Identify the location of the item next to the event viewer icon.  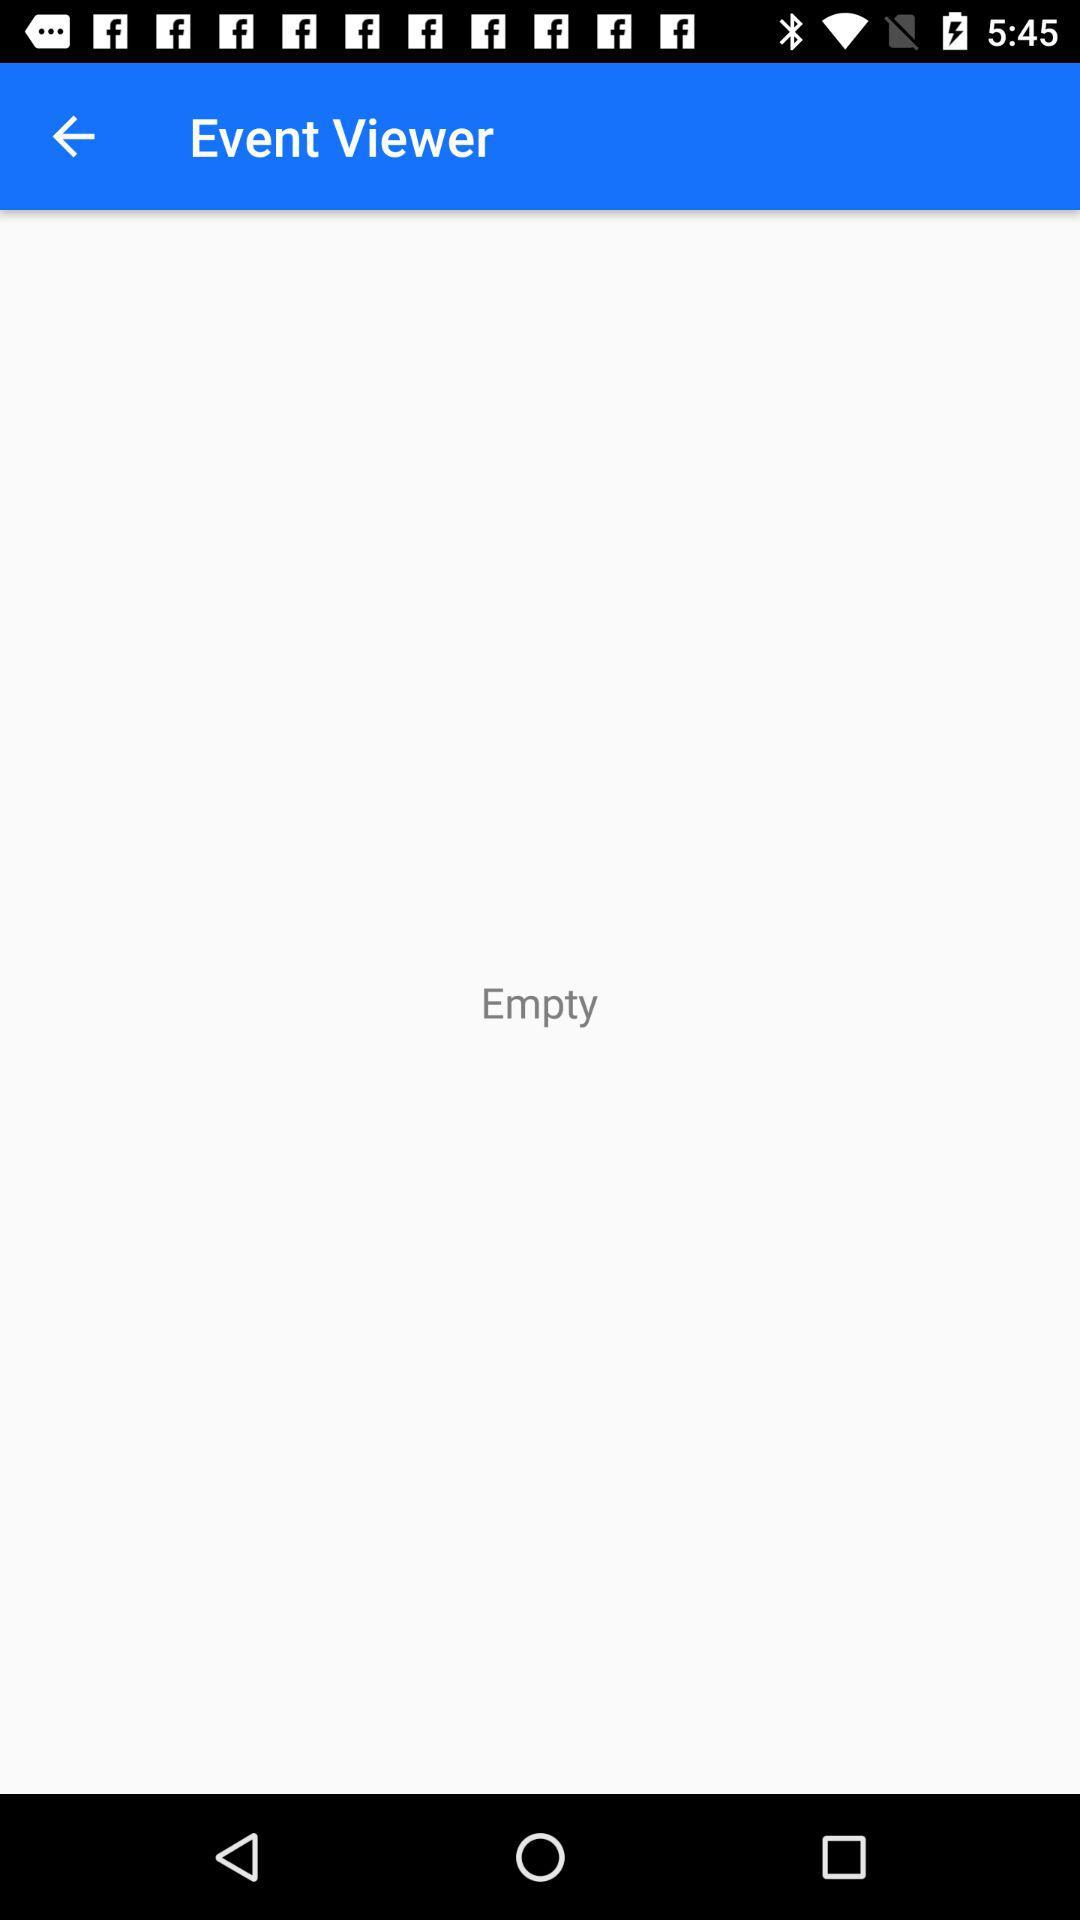
(72, 135).